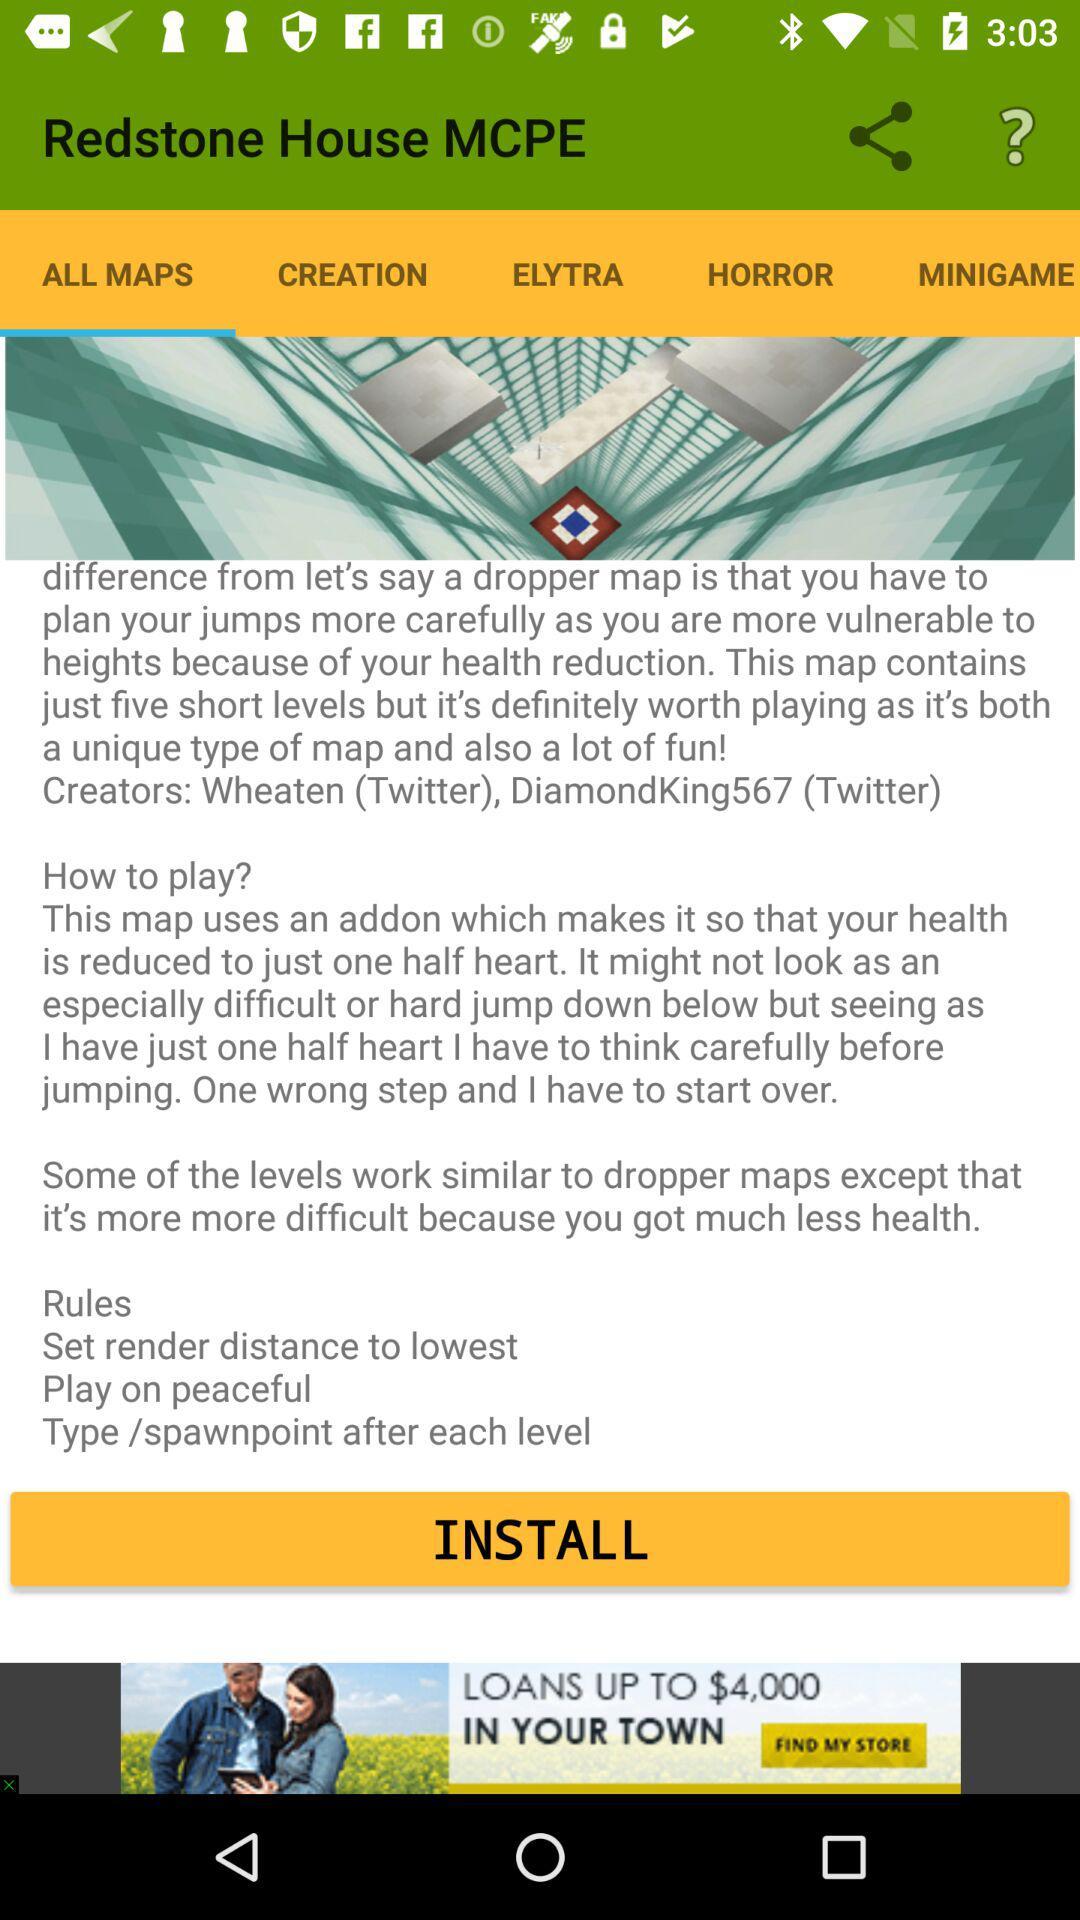 Image resolution: width=1080 pixels, height=1920 pixels. Describe the element at coordinates (540, 1538) in the screenshot. I see `the install` at that location.